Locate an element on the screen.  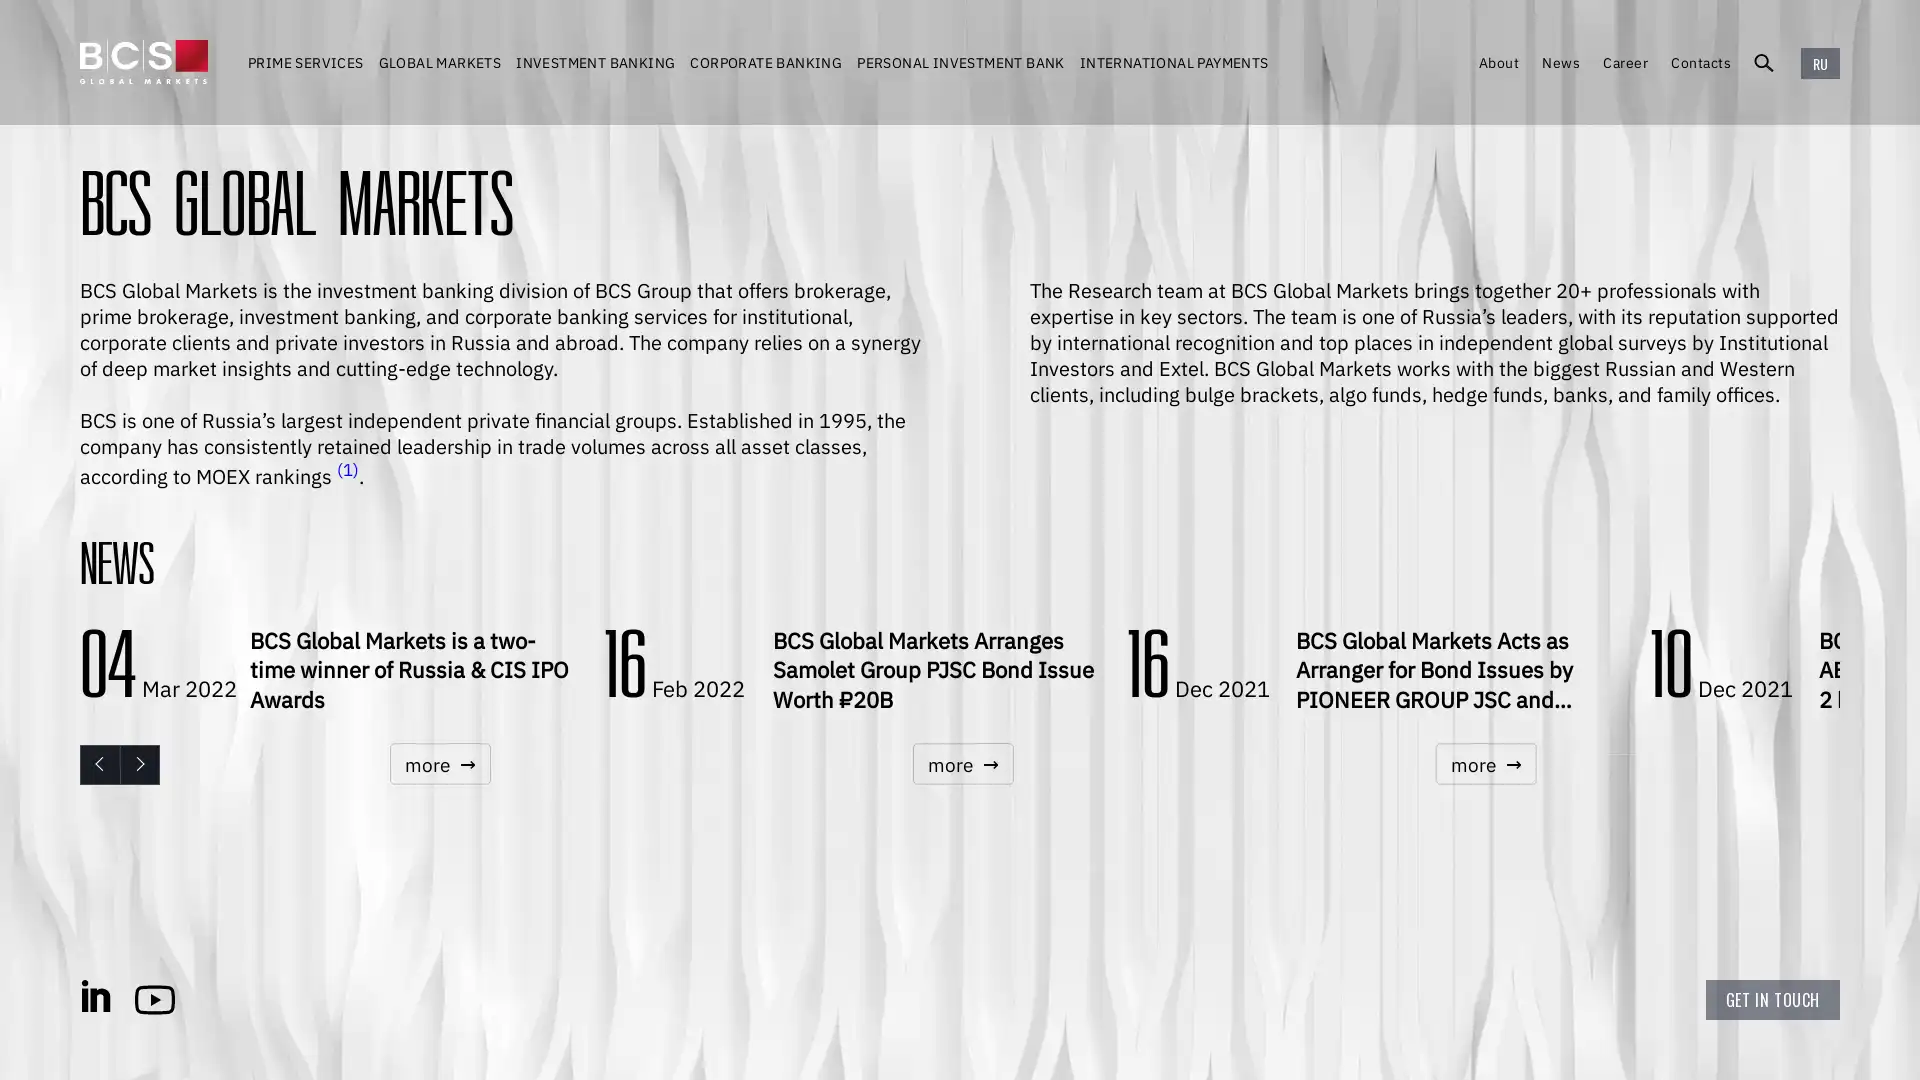
GET IN TOUCH is located at coordinates (1772, 999).